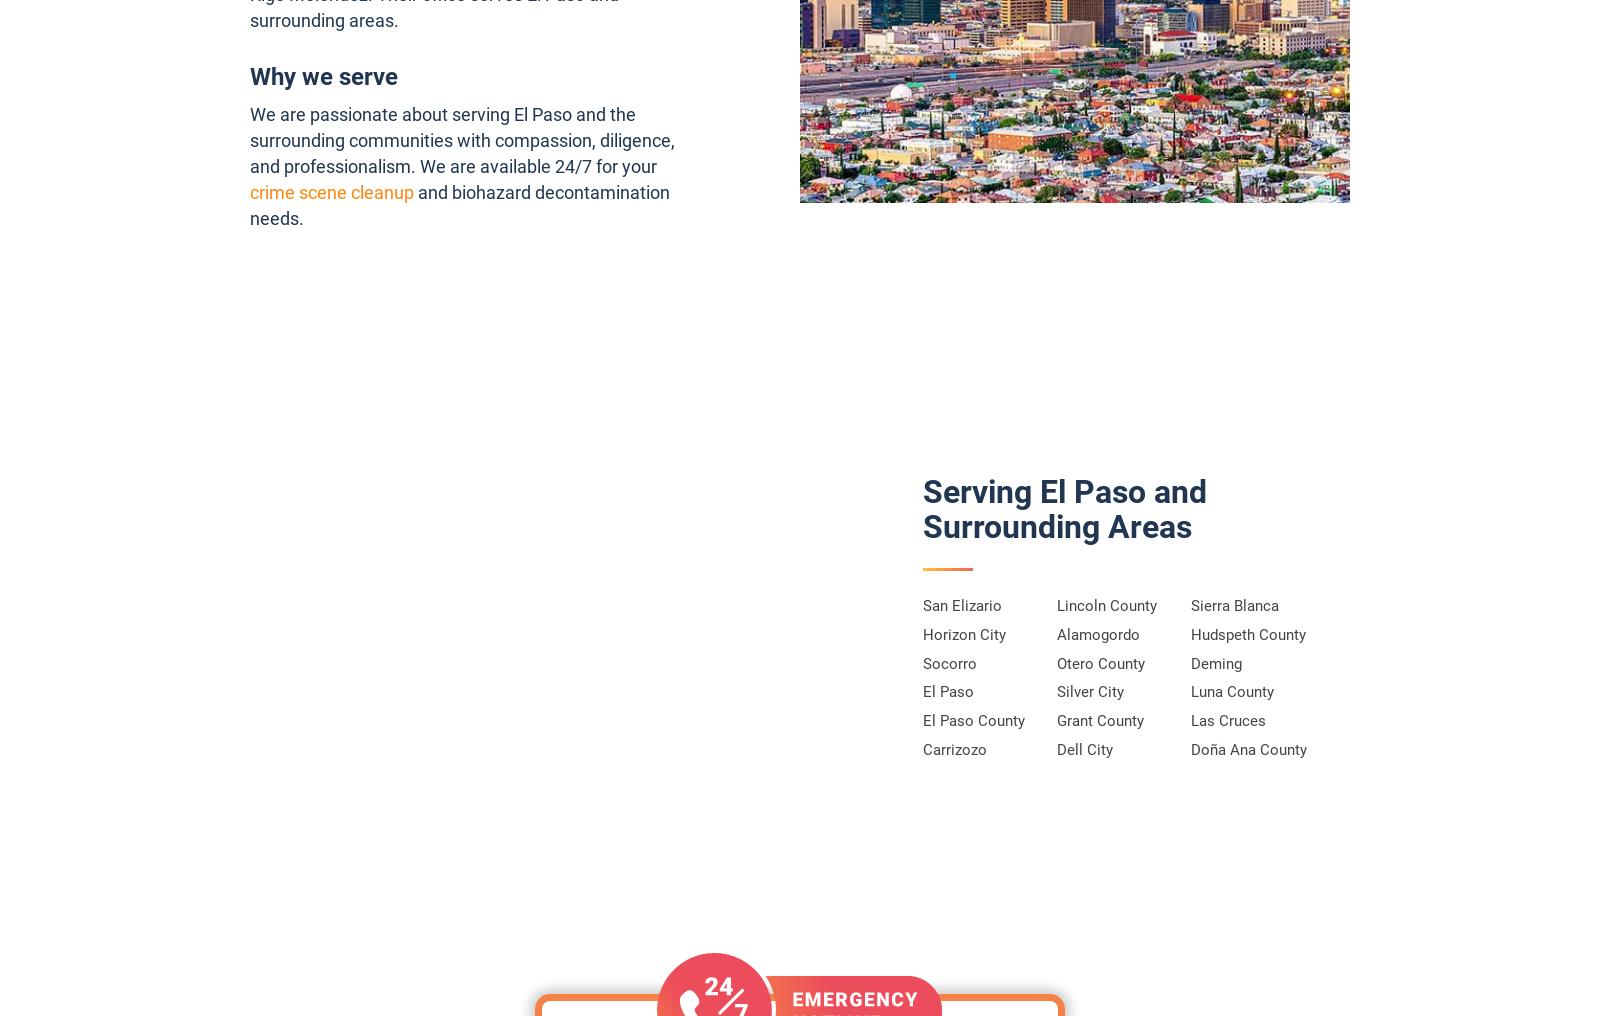 The width and height of the screenshot is (1600, 1016). I want to click on 'Alamogordo', so click(1056, 633).